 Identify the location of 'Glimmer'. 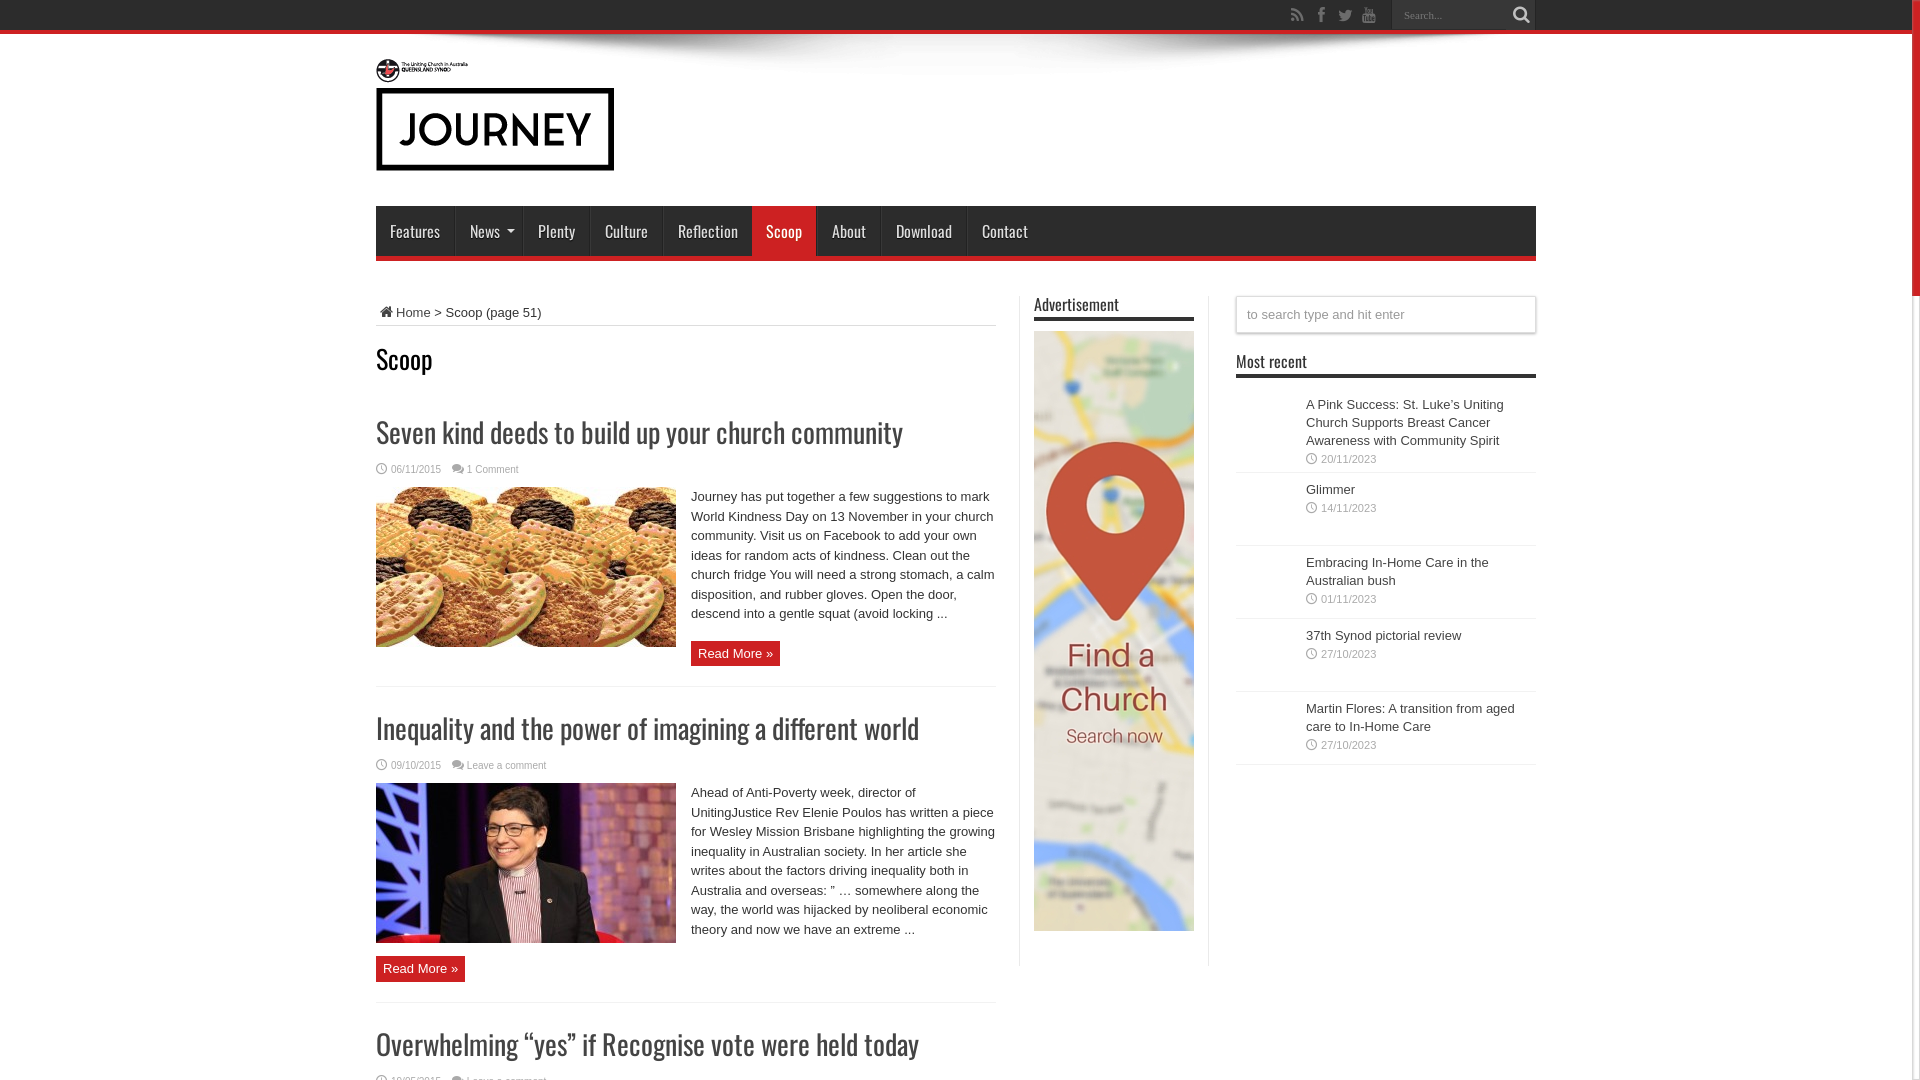
(1330, 489).